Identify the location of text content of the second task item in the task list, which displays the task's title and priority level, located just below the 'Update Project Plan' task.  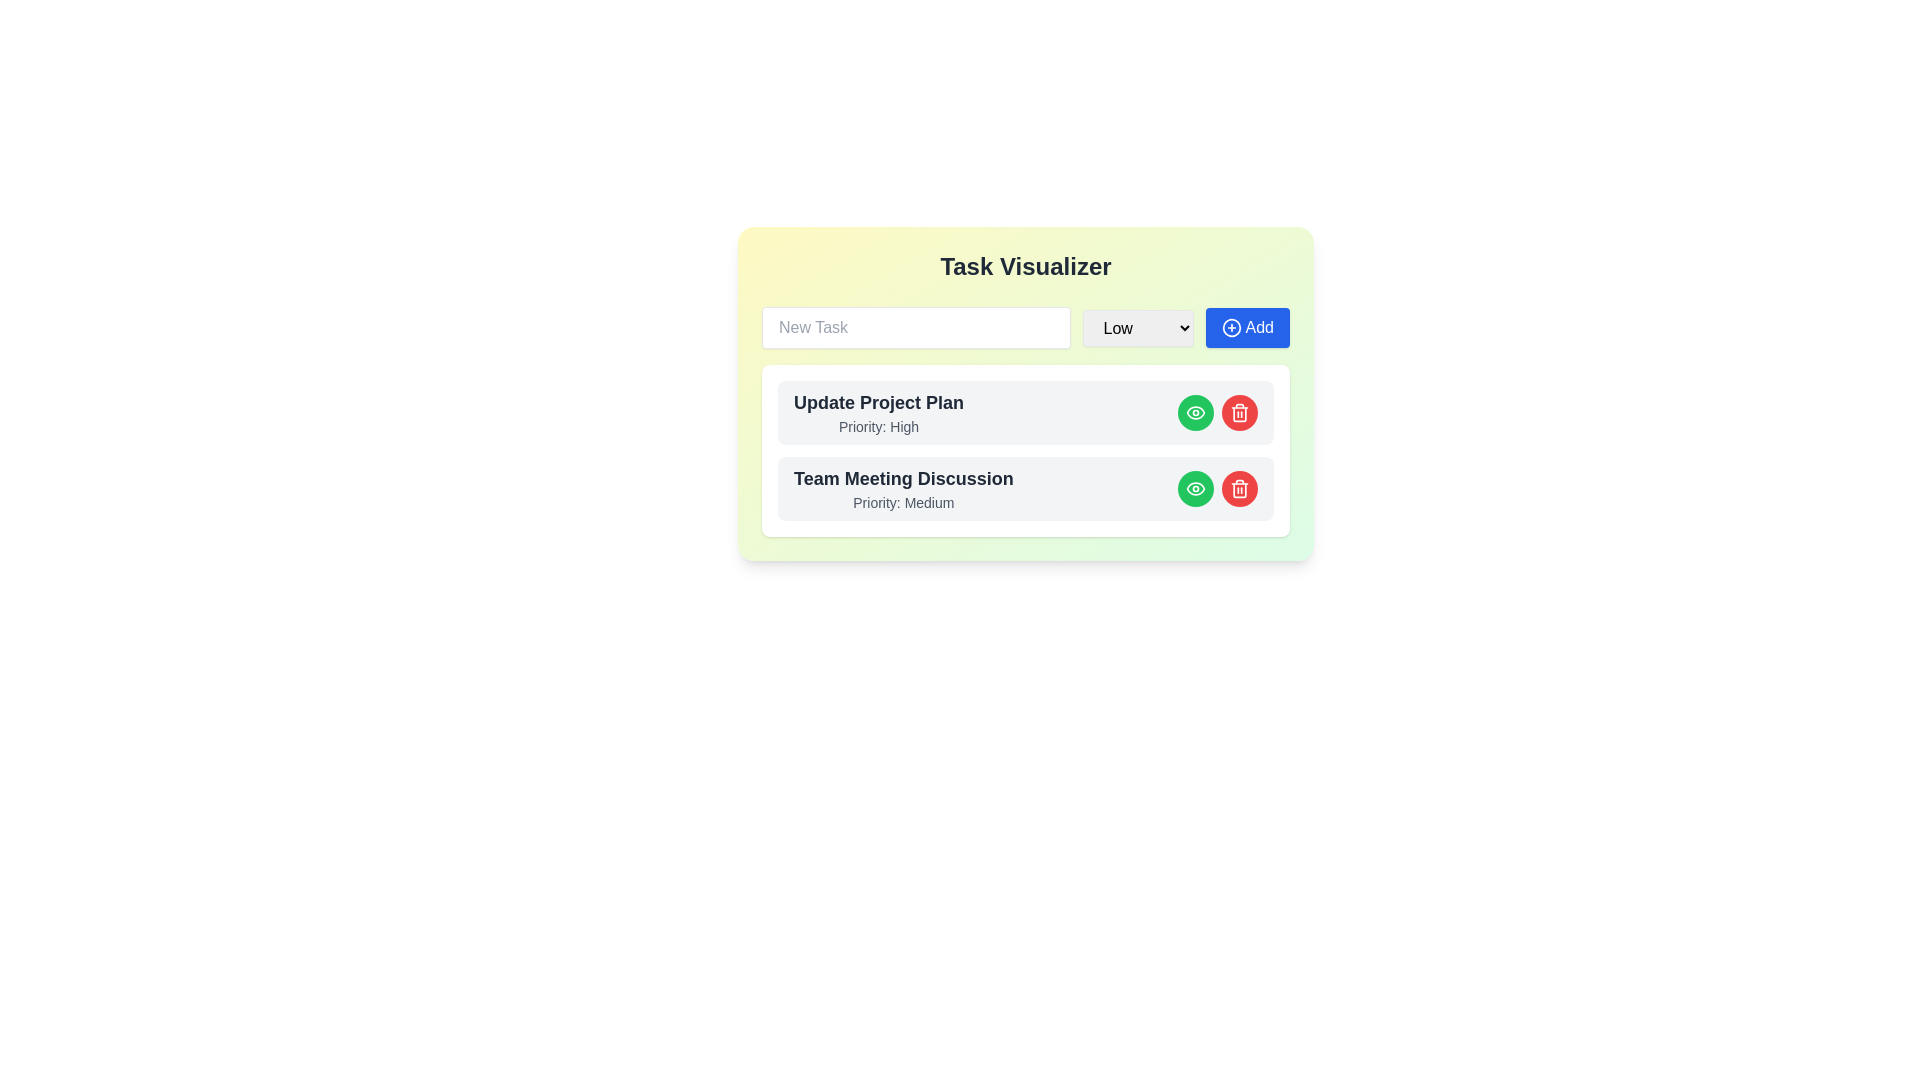
(902, 489).